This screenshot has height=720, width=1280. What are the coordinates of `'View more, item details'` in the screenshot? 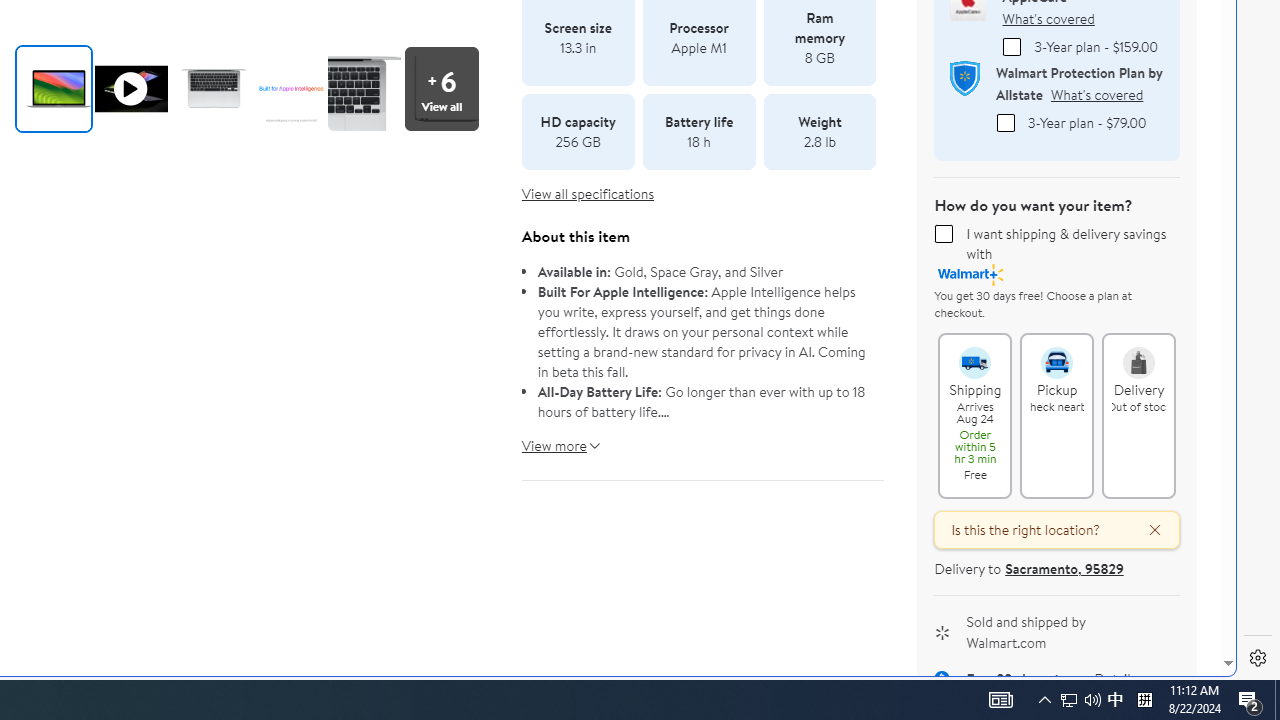 It's located at (554, 437).